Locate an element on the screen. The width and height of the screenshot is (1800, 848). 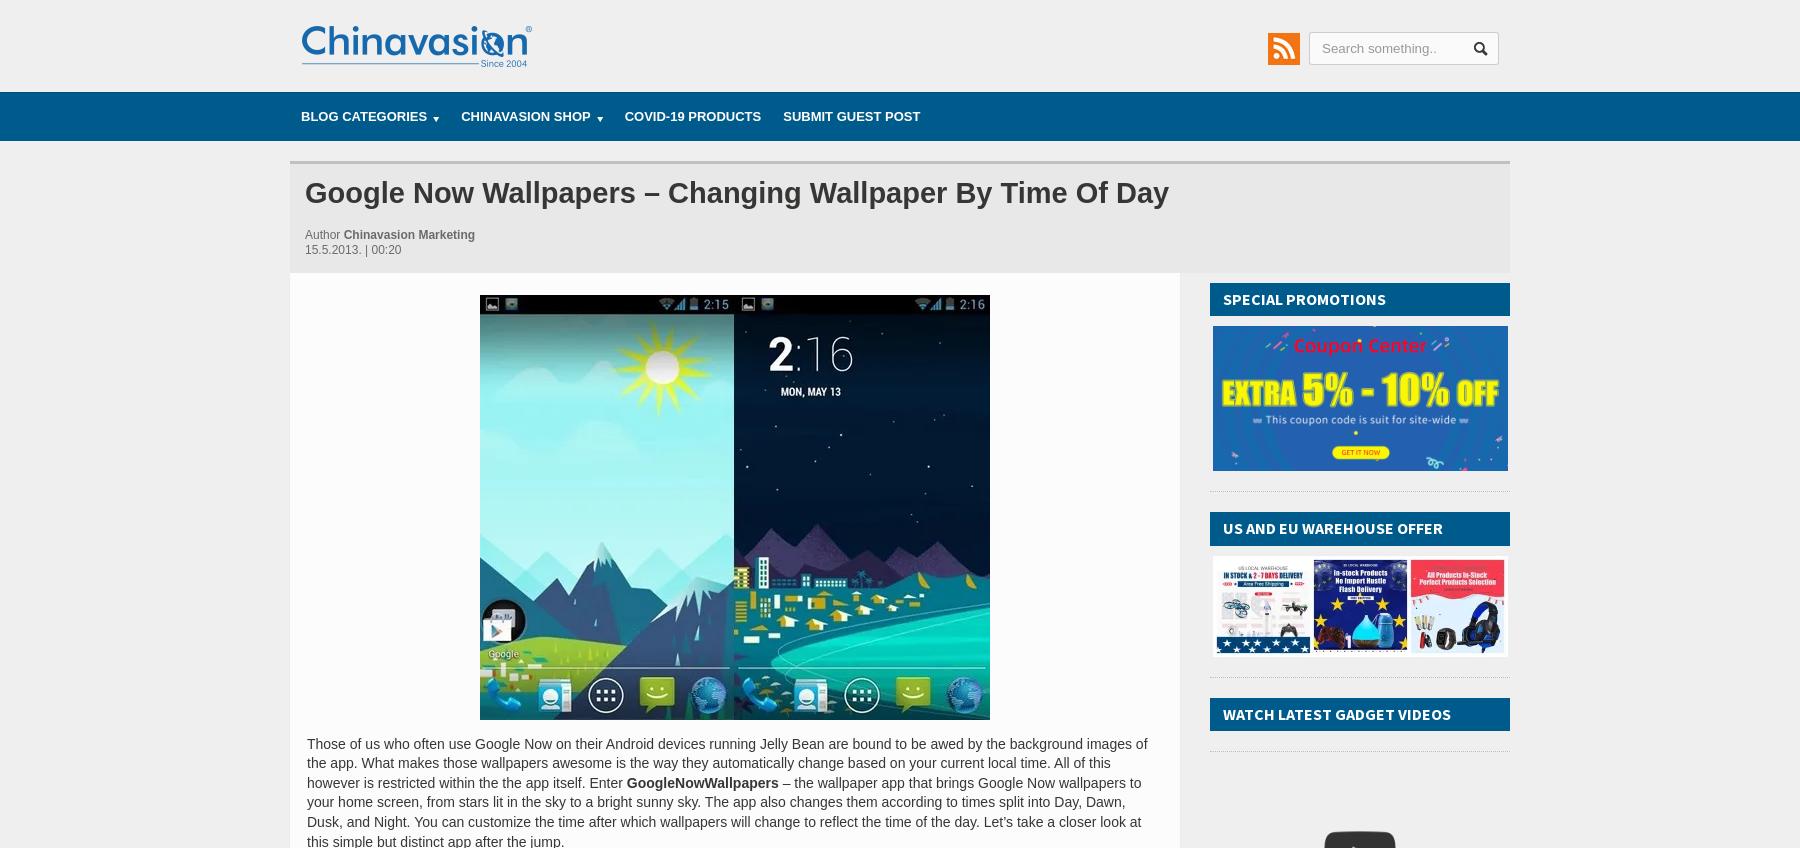
'Those of us who often use Google Now on their Android devices running Jelly Bean are bound to be awed by the background images of the app. What makes those wallpapers awesome is the way they automatically change based on your current local time. All of this however is restricted within the the app itself. Enter' is located at coordinates (306, 761).